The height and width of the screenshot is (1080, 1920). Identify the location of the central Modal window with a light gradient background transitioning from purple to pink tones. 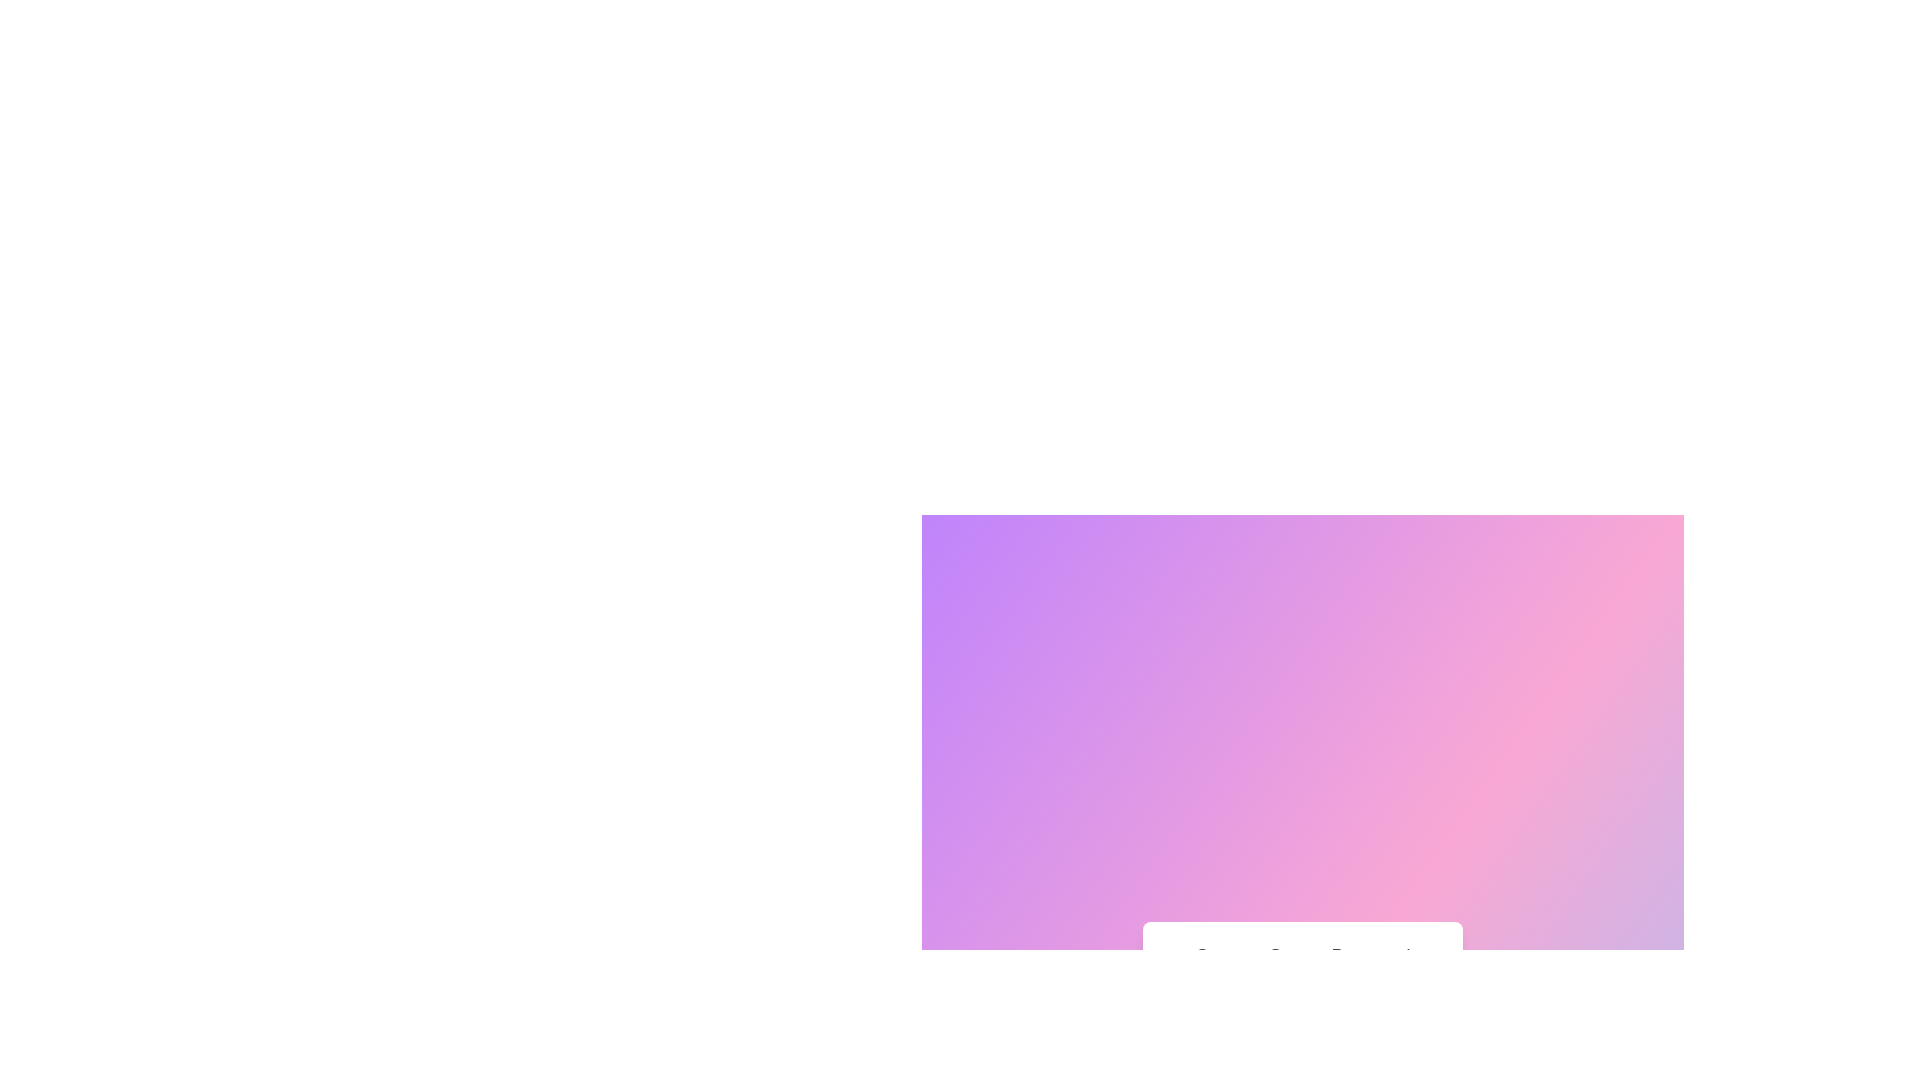
(1302, 720).